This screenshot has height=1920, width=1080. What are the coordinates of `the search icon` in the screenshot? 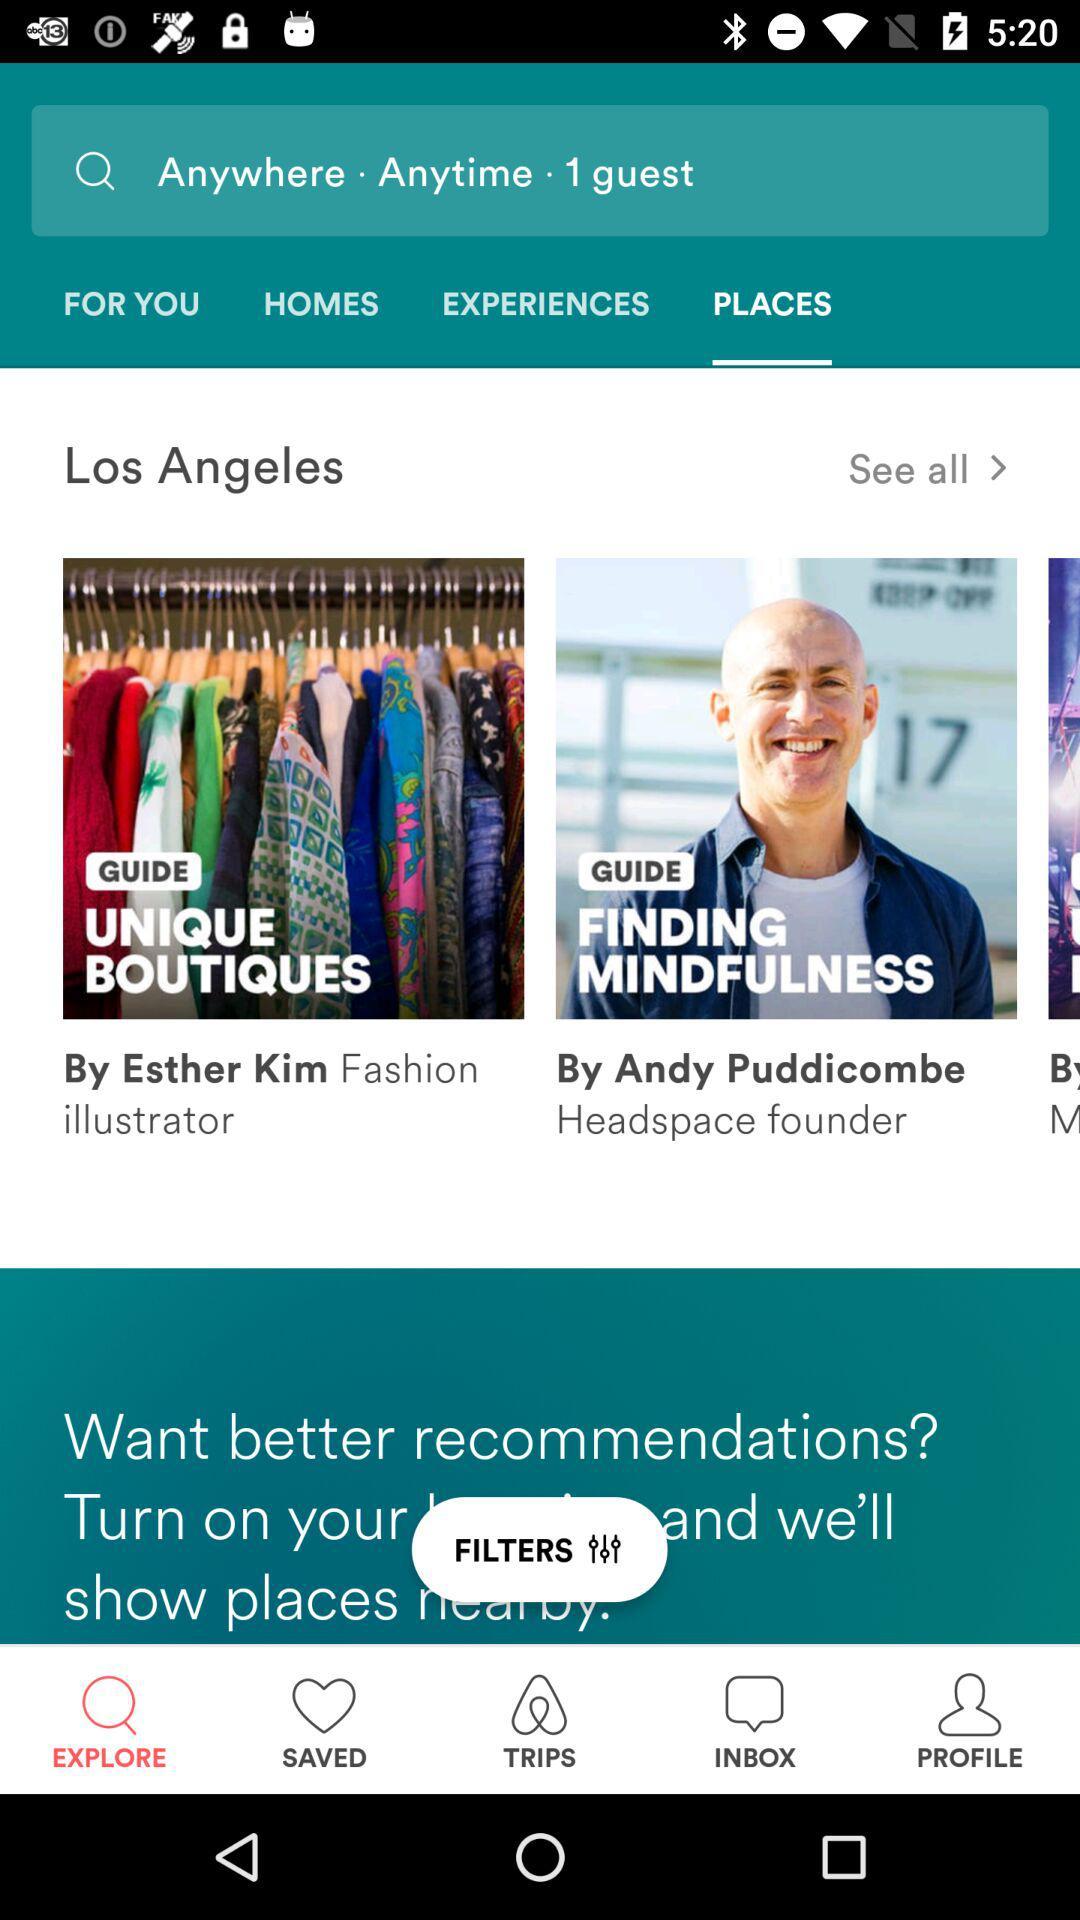 It's located at (94, 170).